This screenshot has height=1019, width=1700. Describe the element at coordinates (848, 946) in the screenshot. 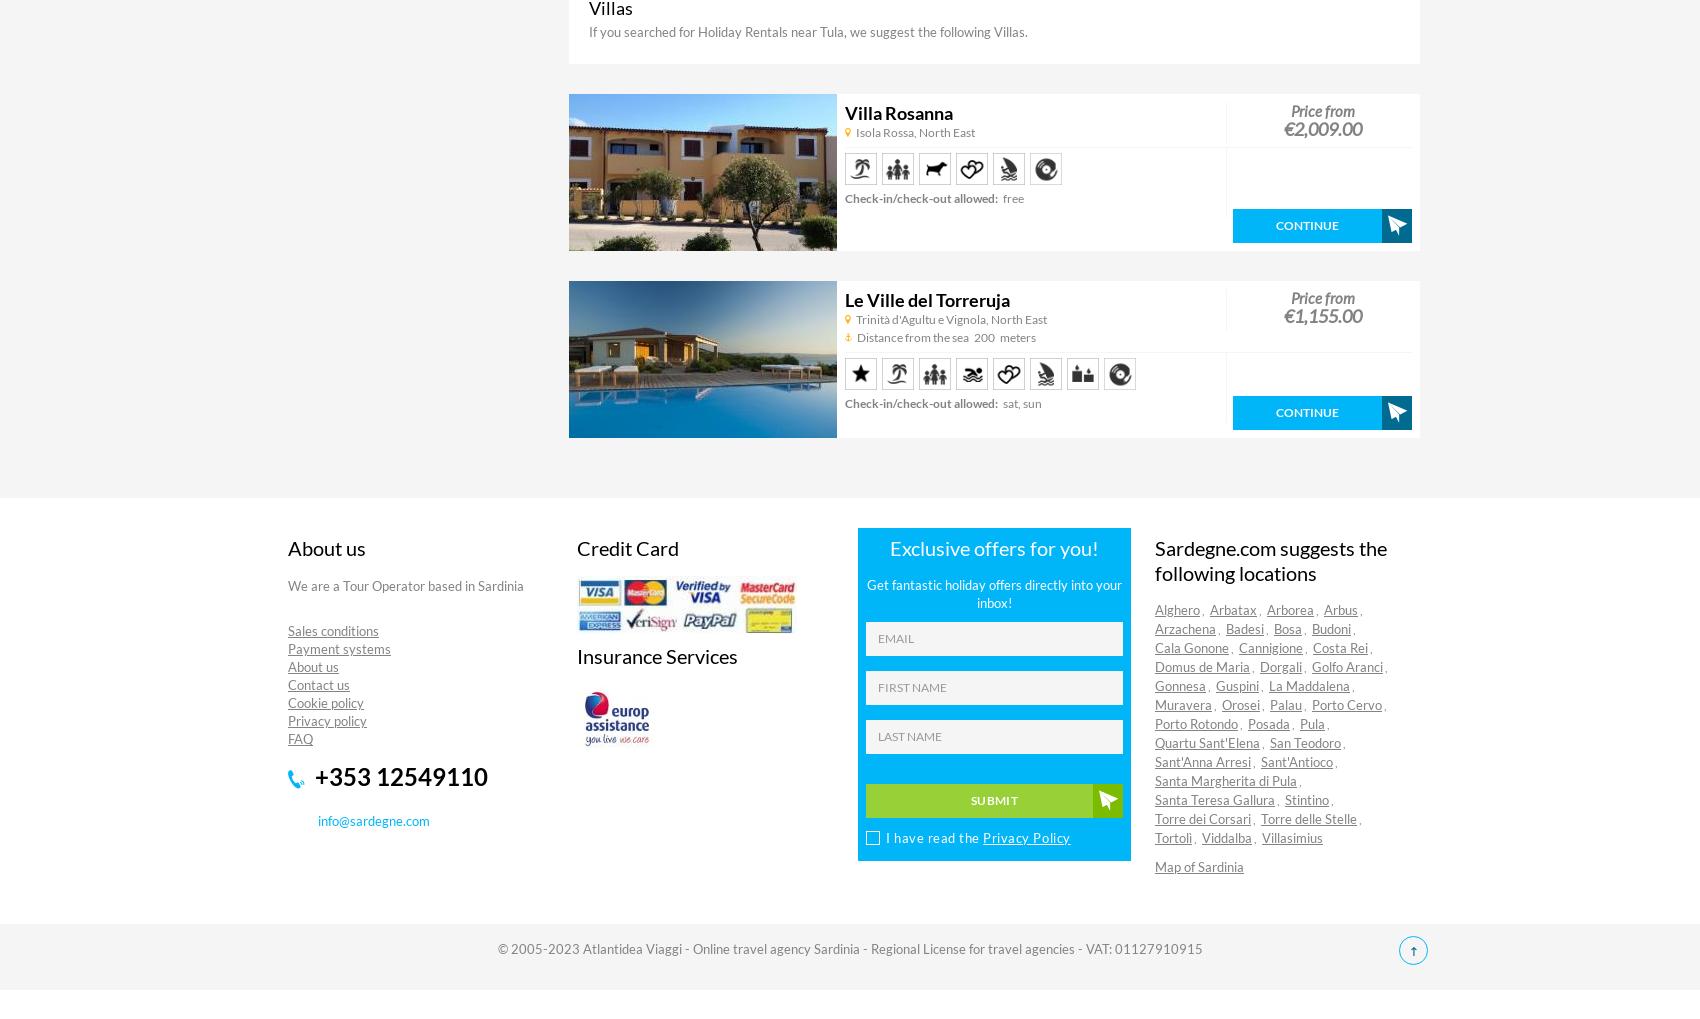

I see `'© 2005-2023 Atlantidea Viaggi - Online travel agency Sardinia - Regional License for travel agencies - VAT: 01127910915'` at that location.